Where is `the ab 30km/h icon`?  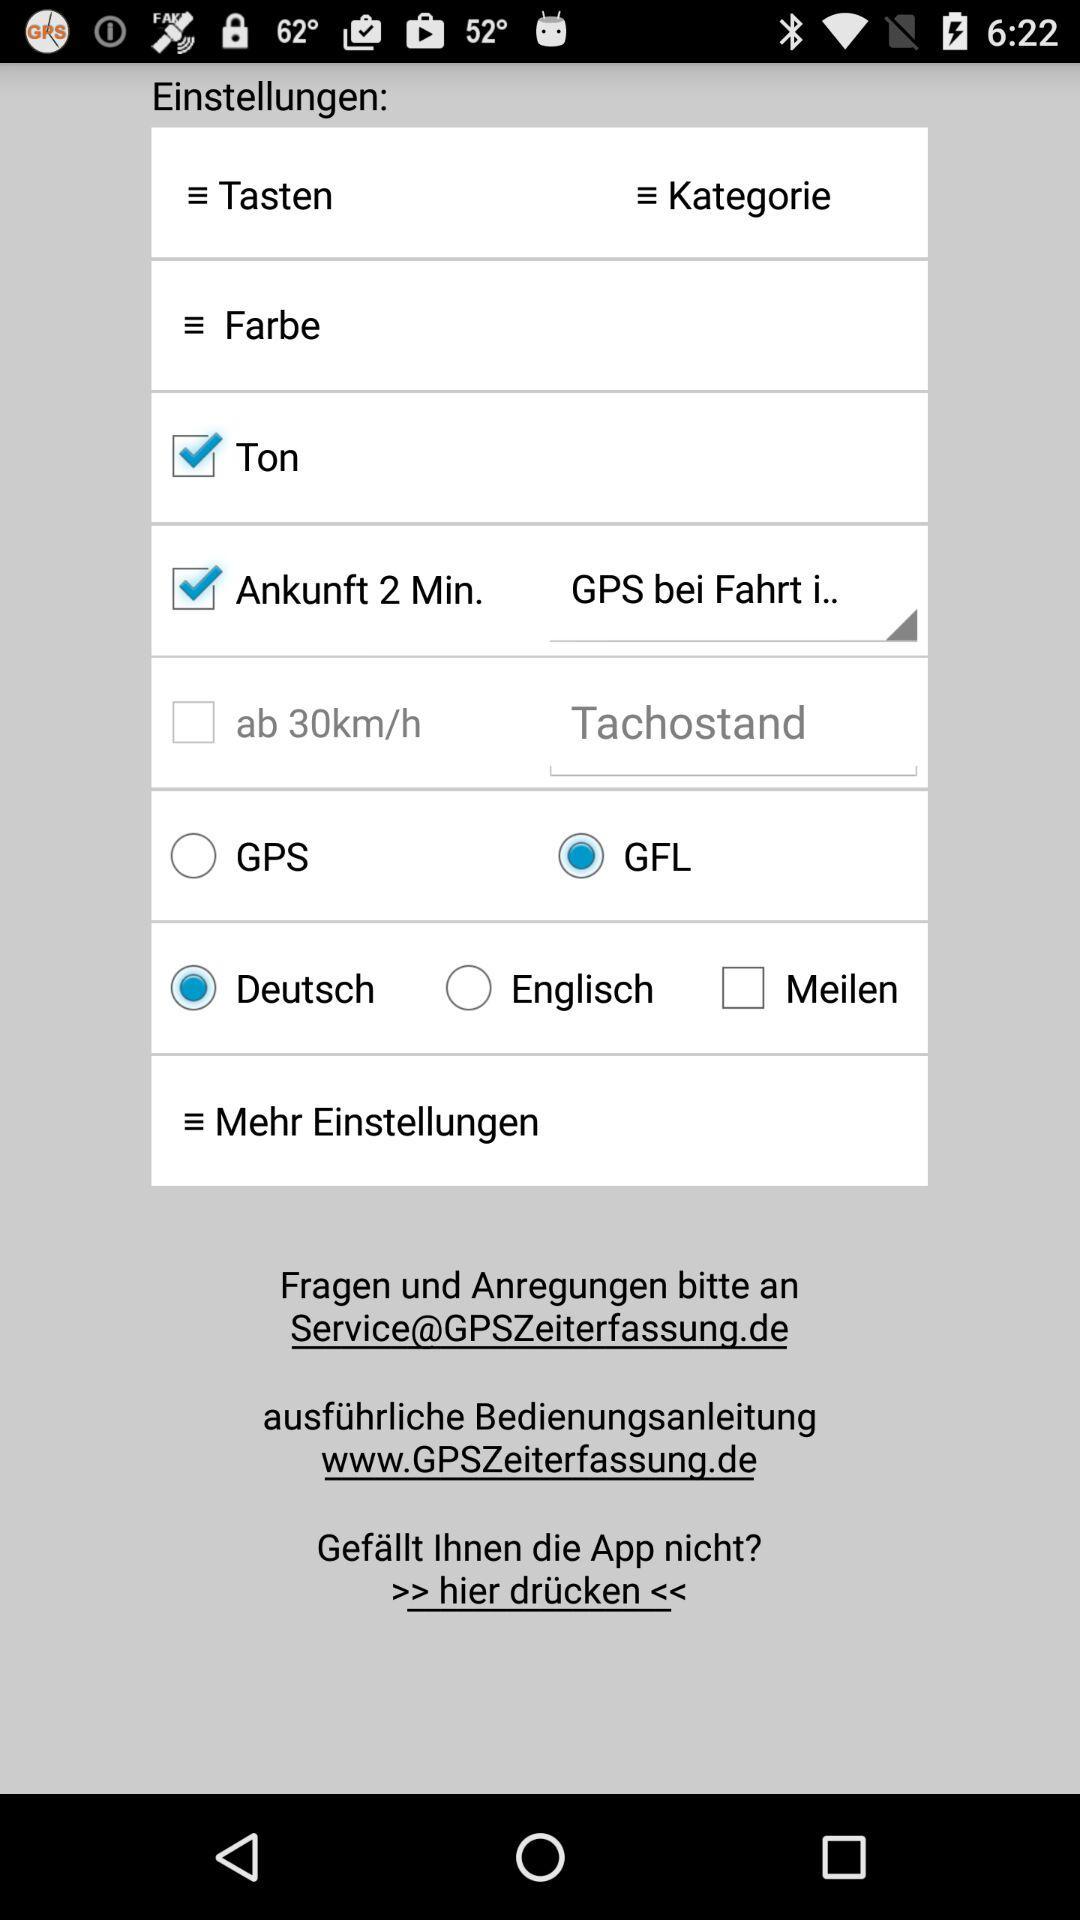
the ab 30km/h icon is located at coordinates (344, 721).